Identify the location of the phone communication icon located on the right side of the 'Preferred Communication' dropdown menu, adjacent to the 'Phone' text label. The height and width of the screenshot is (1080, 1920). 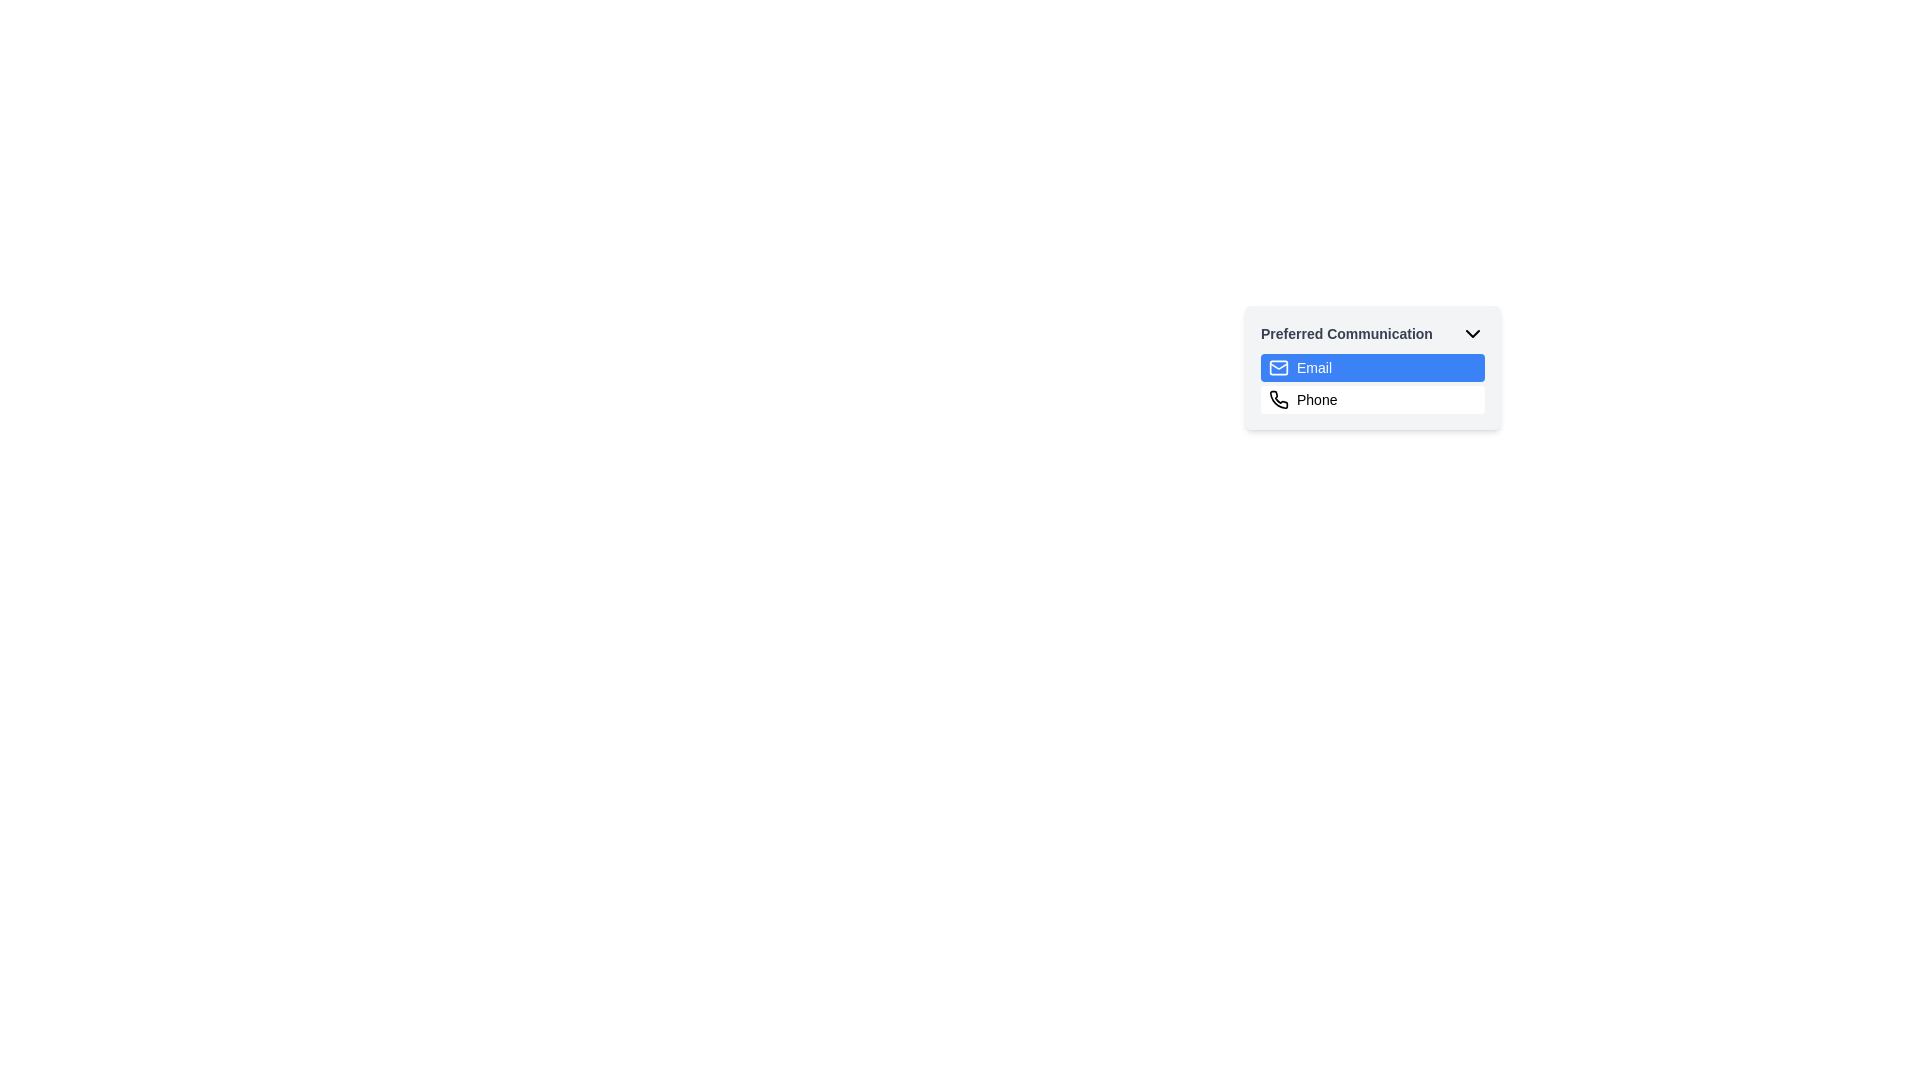
(1278, 399).